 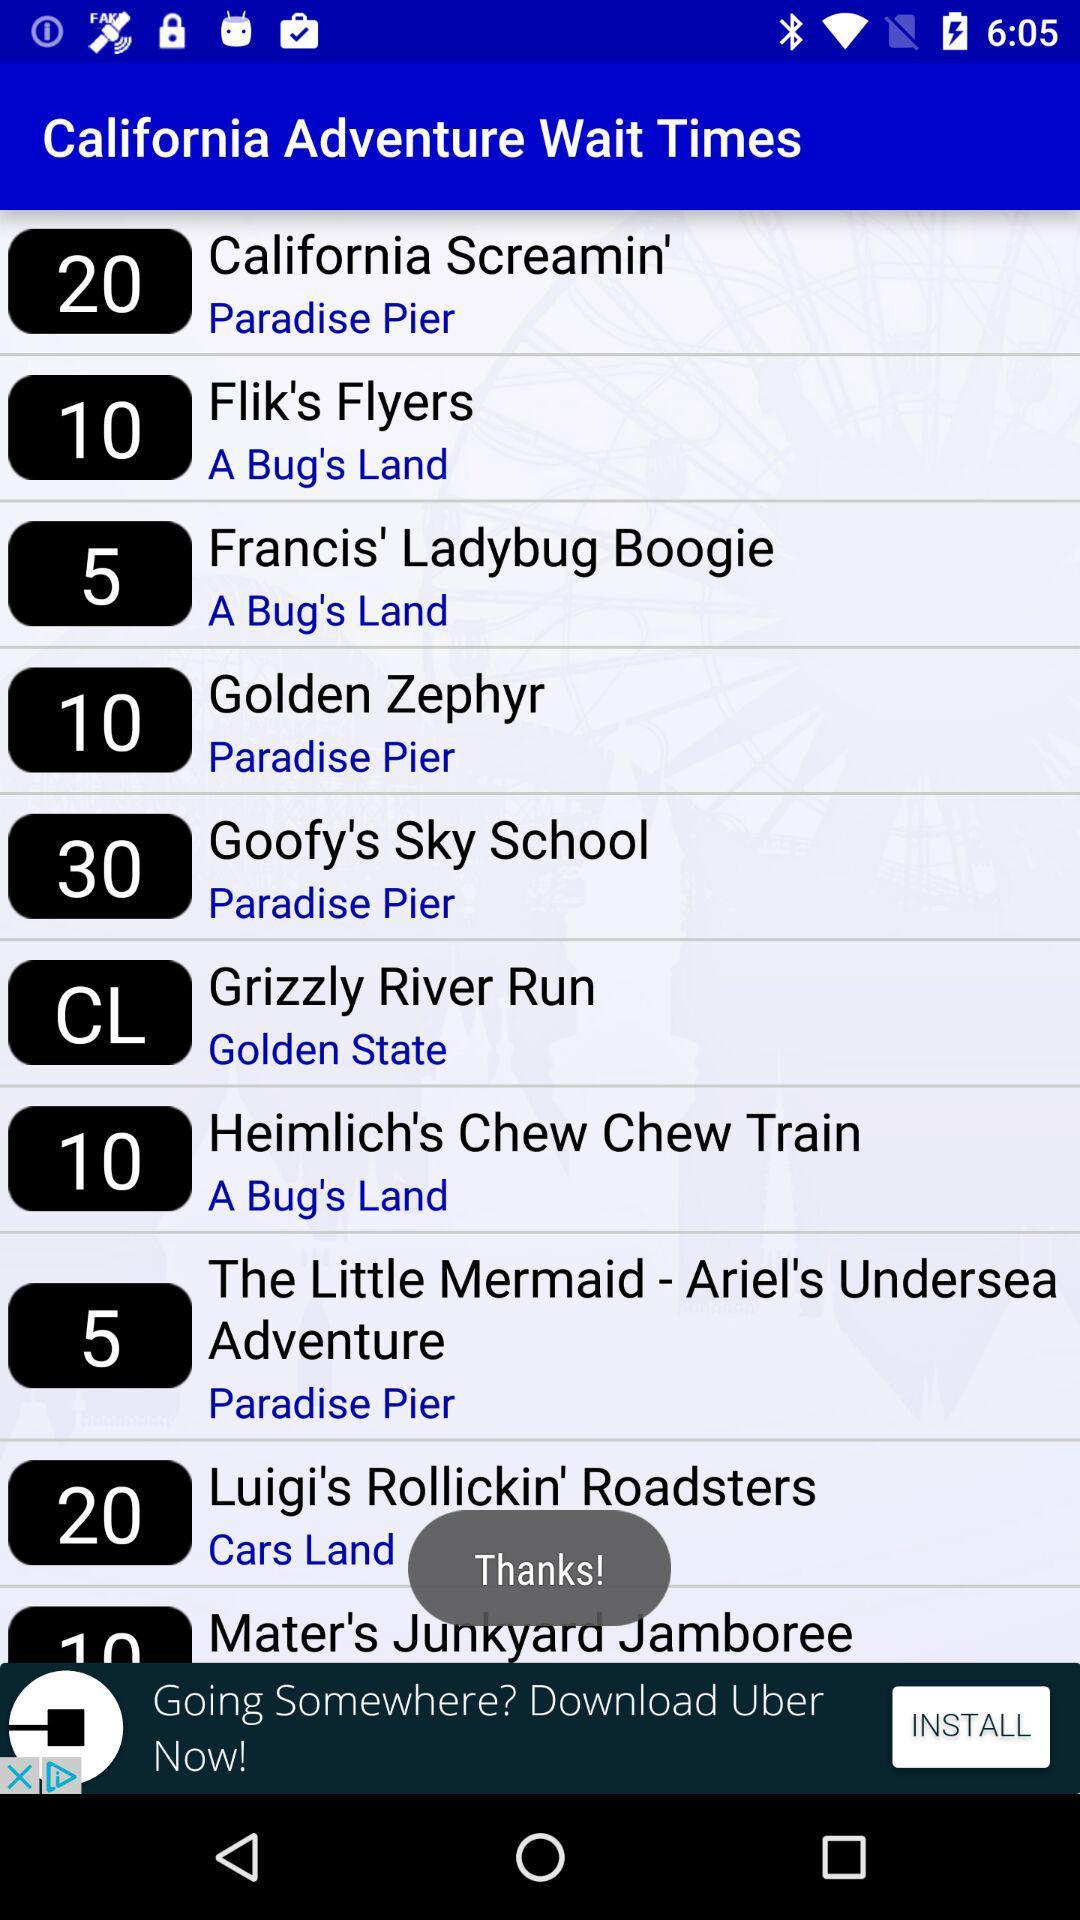 I want to click on item next to the 5, so click(x=635, y=1307).